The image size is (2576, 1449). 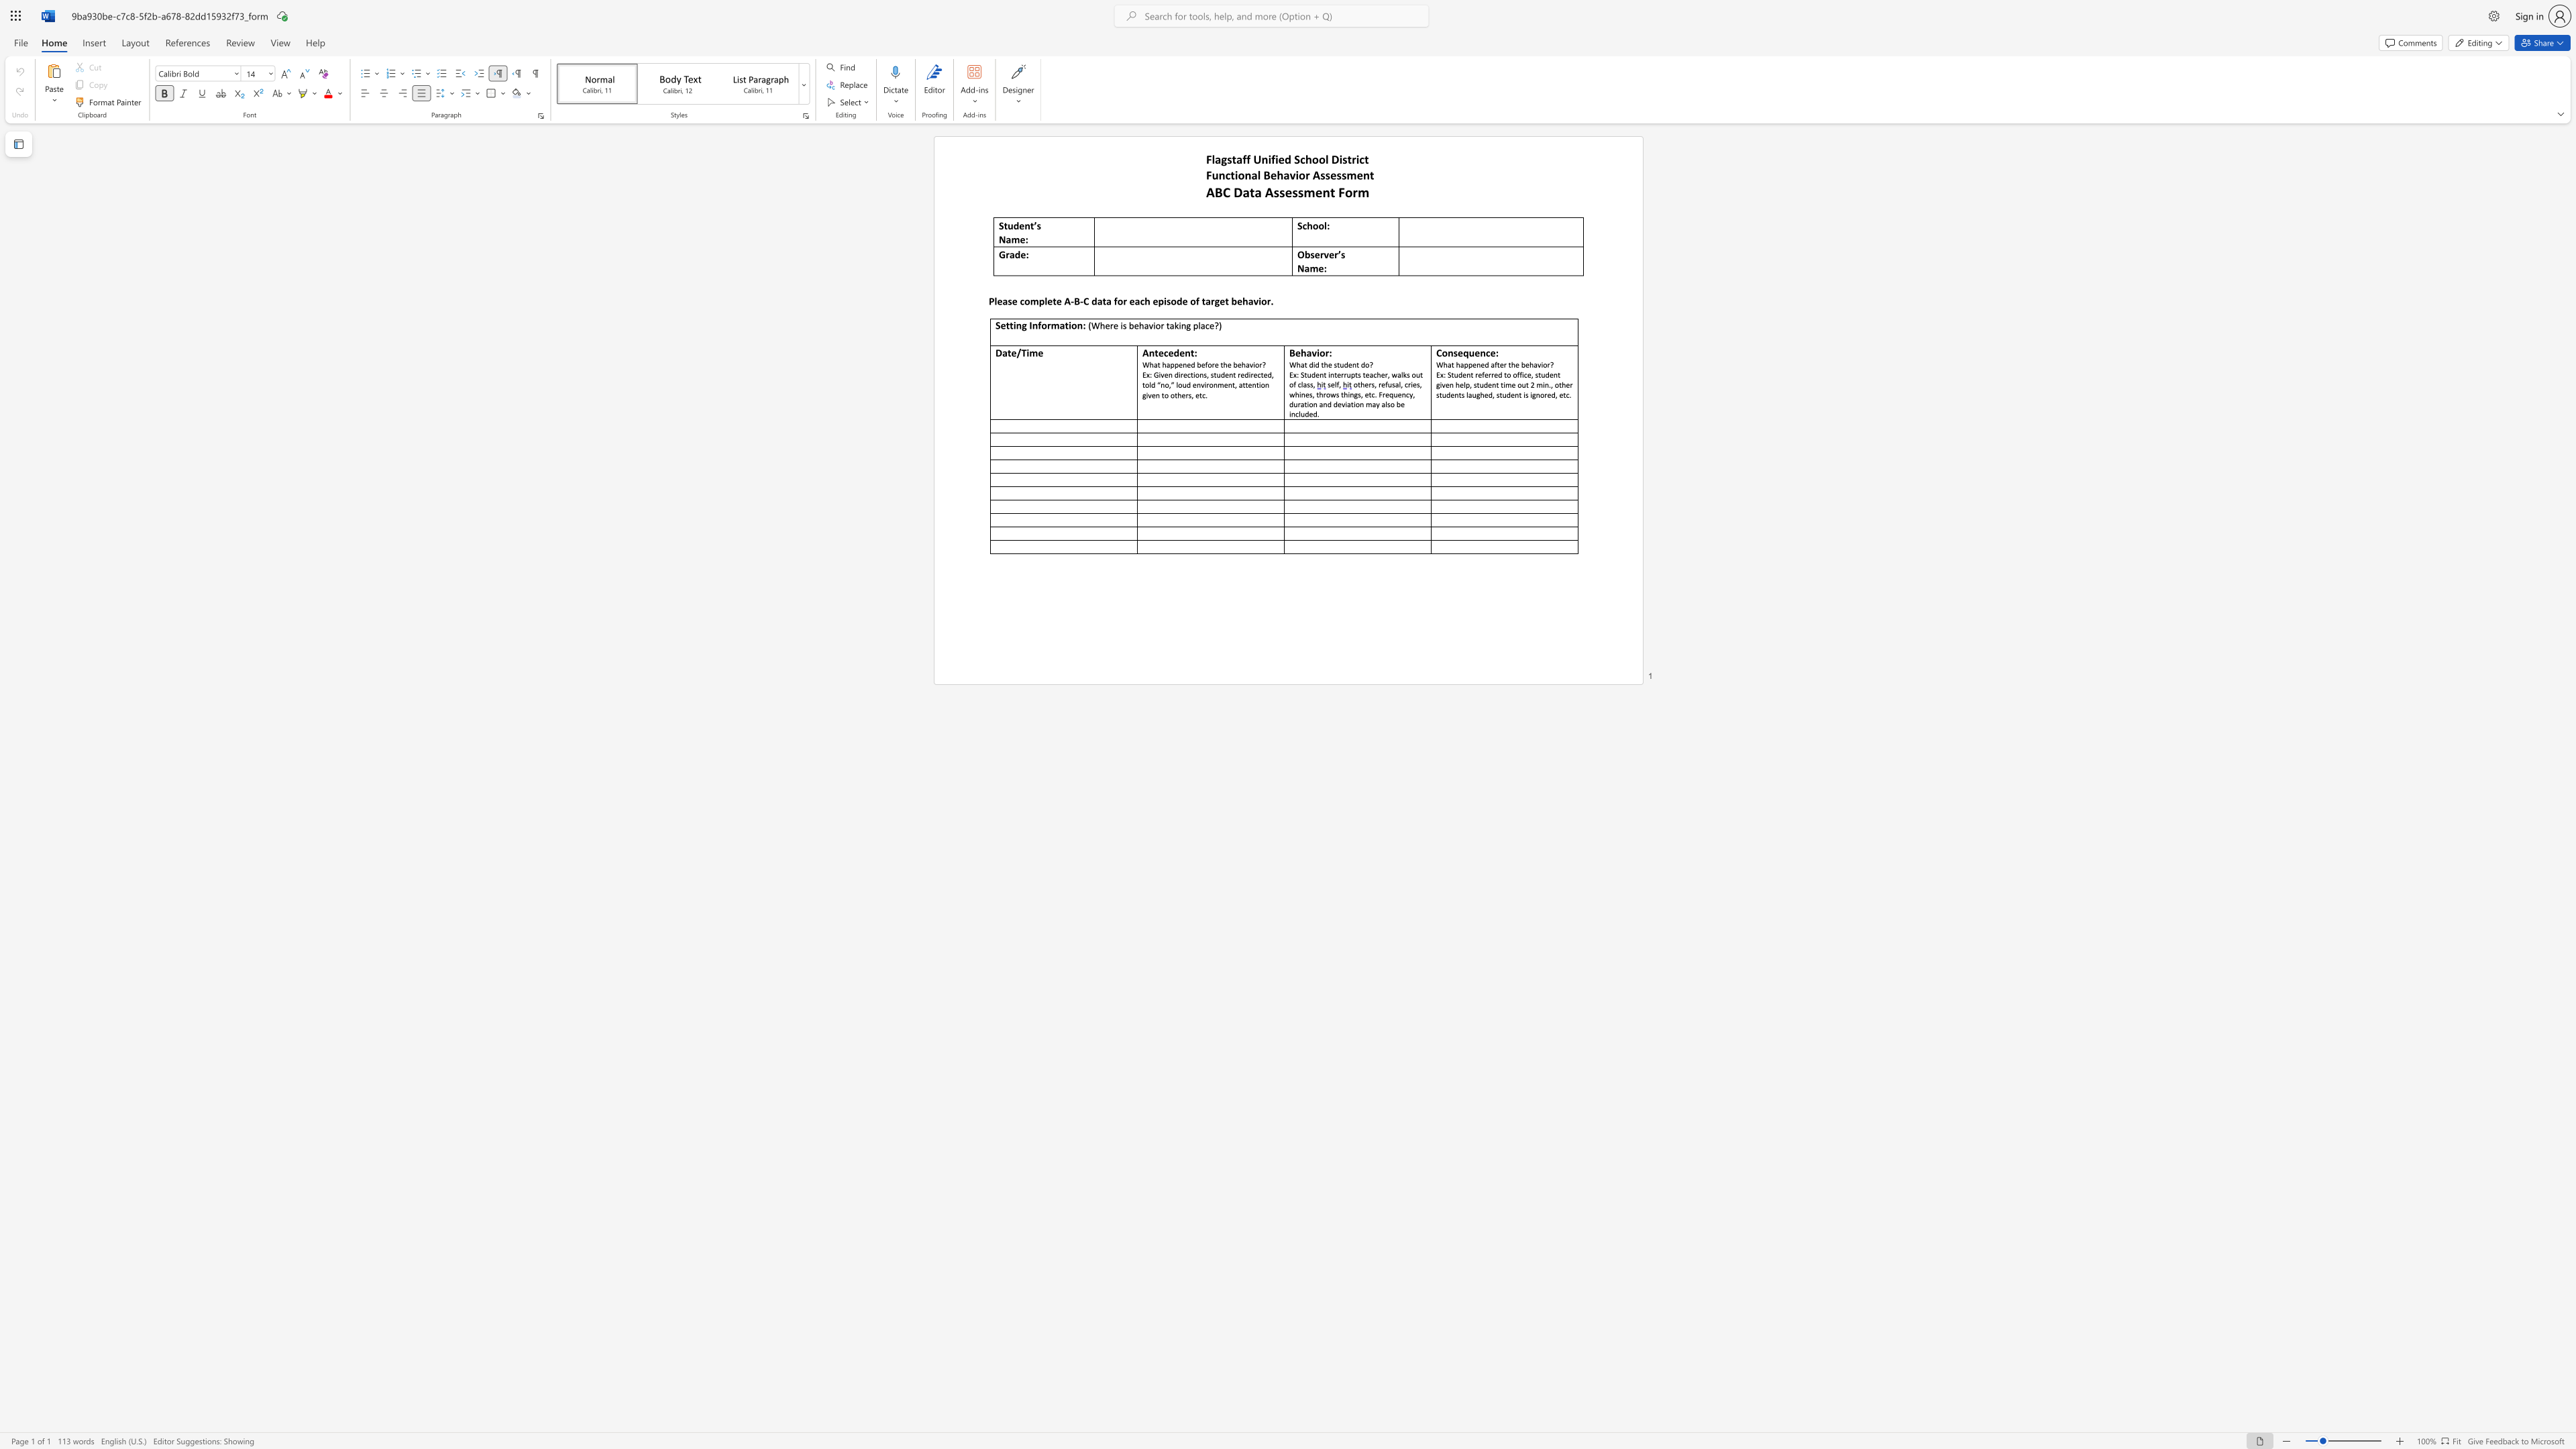 What do you see at coordinates (1327, 174) in the screenshot?
I see `the 2th character "s" in the text` at bounding box center [1327, 174].